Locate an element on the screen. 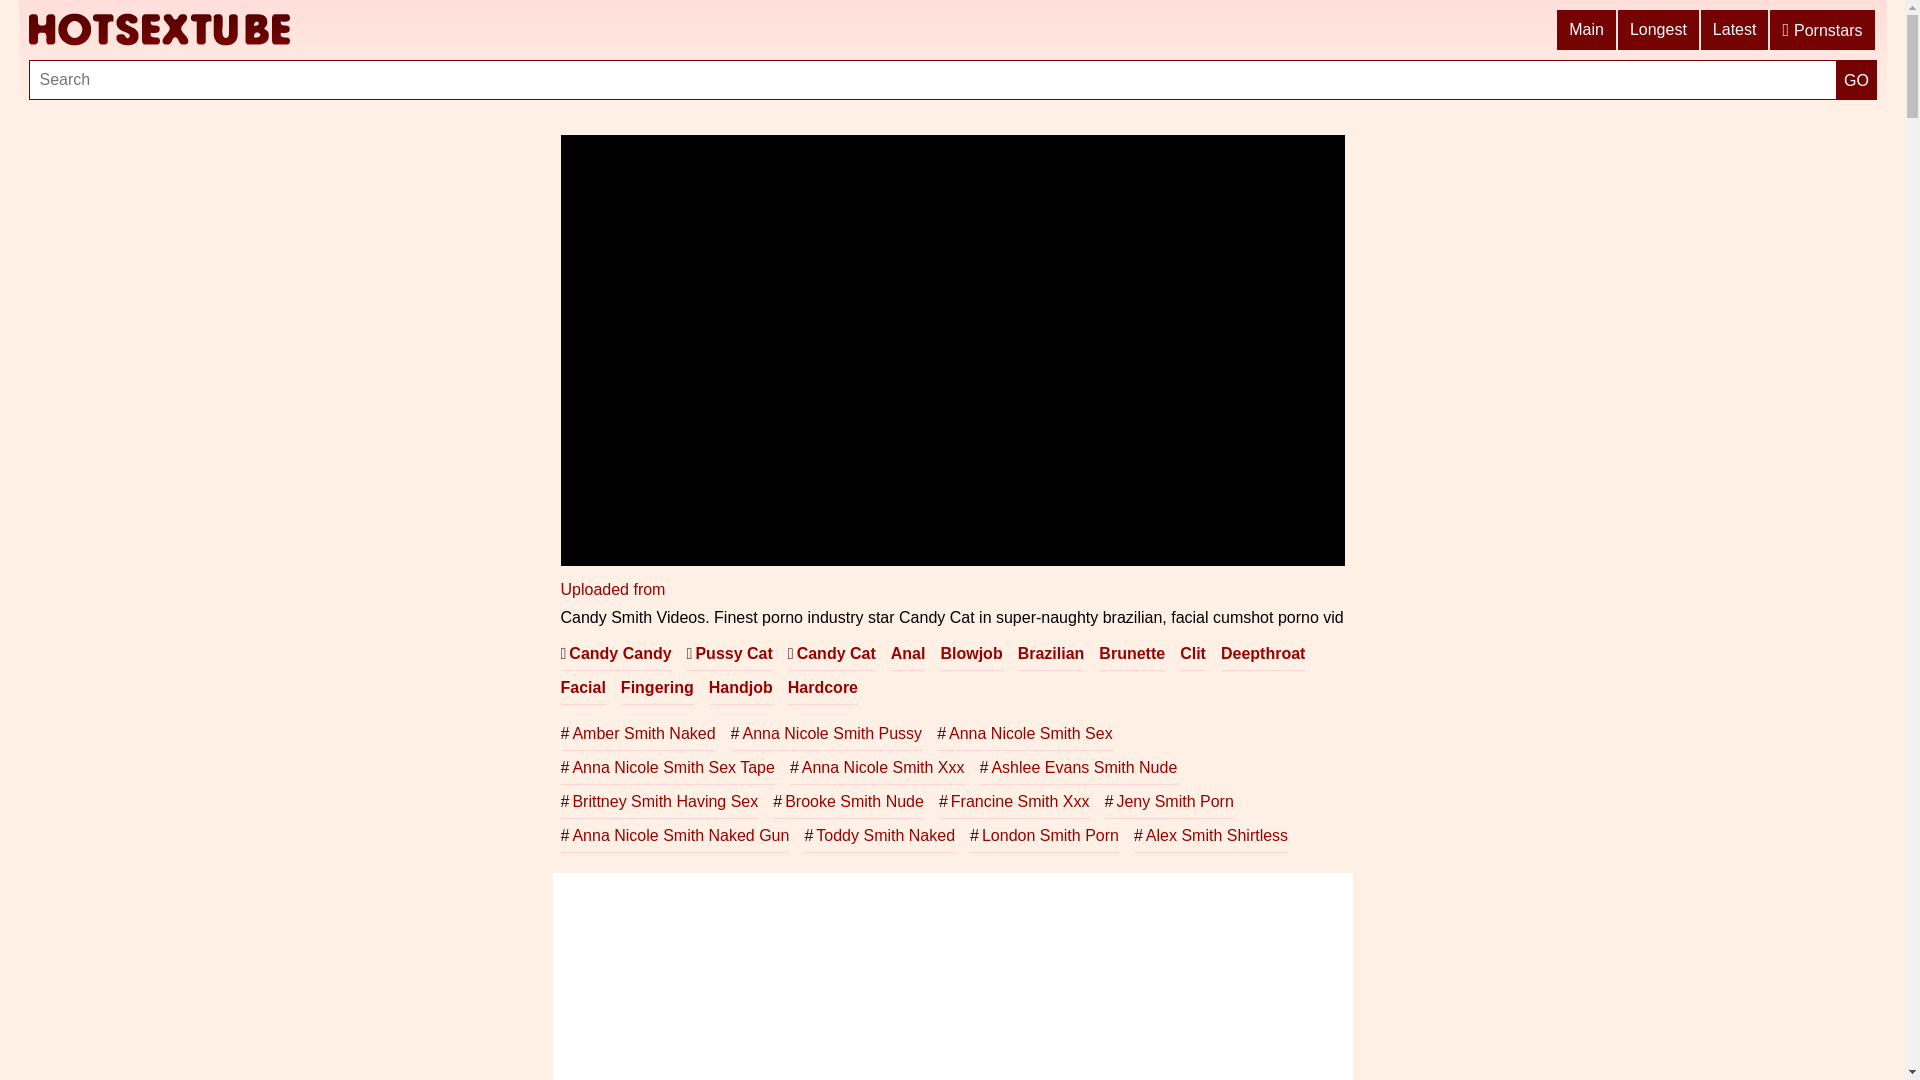 This screenshot has height=1080, width=1920. 'Hot sex tube' is located at coordinates (157, 30).